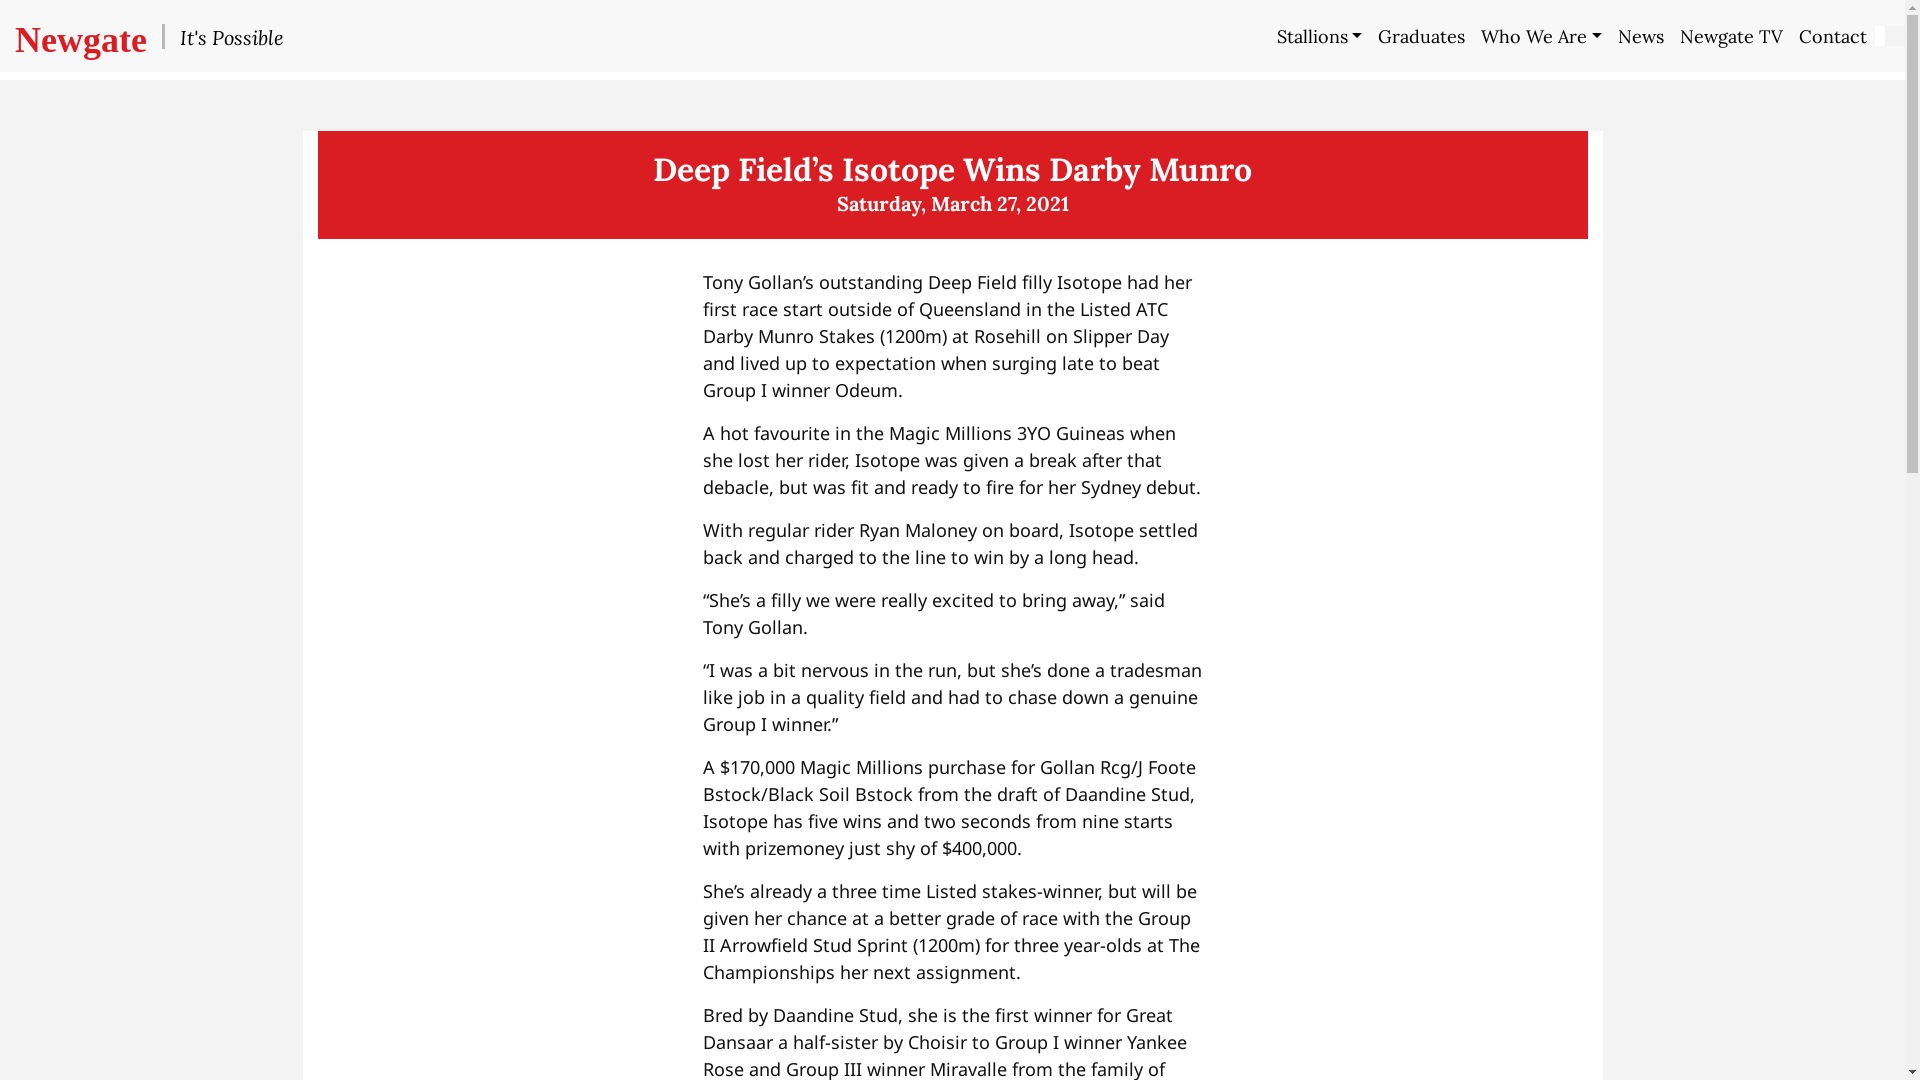 This screenshot has height=1080, width=1920. Describe the element at coordinates (1267, 35) in the screenshot. I see `'Stallions'` at that location.